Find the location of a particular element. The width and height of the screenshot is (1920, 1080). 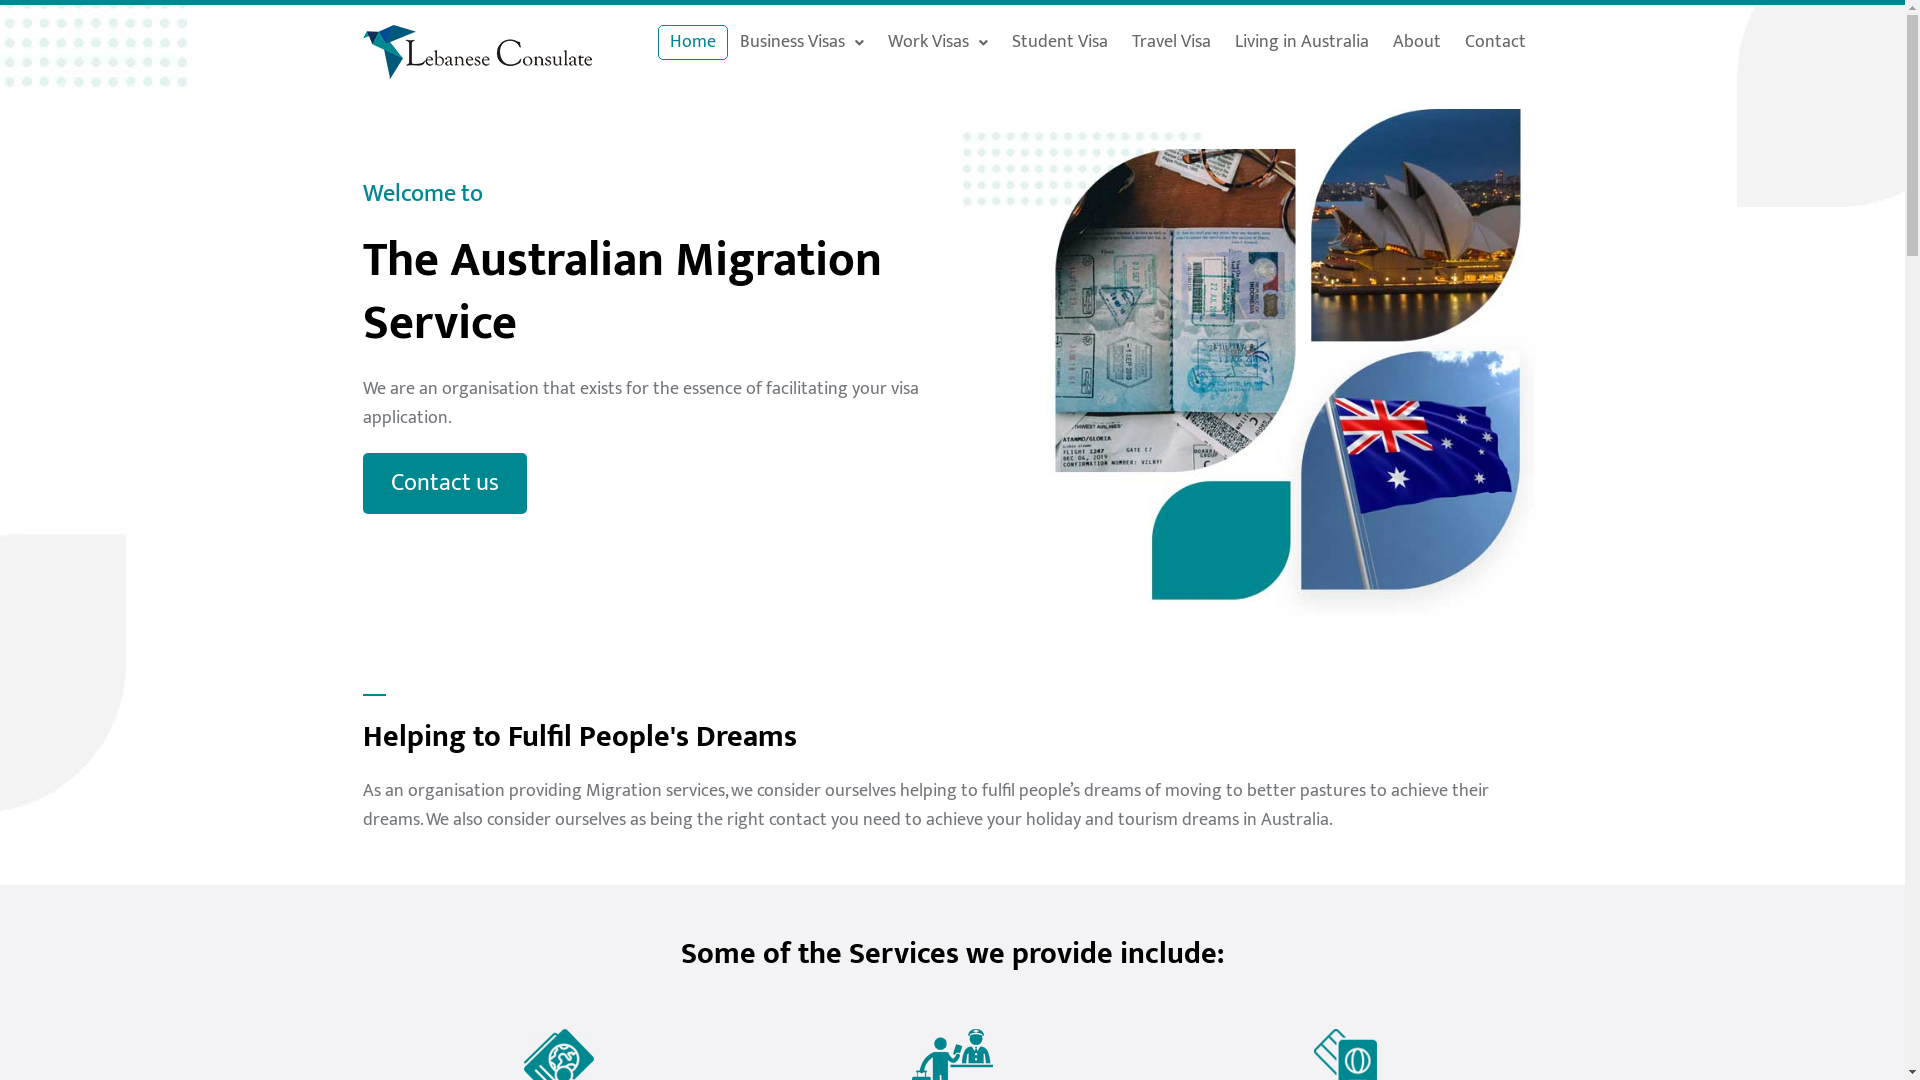

'Student Visa' is located at coordinates (999, 42).